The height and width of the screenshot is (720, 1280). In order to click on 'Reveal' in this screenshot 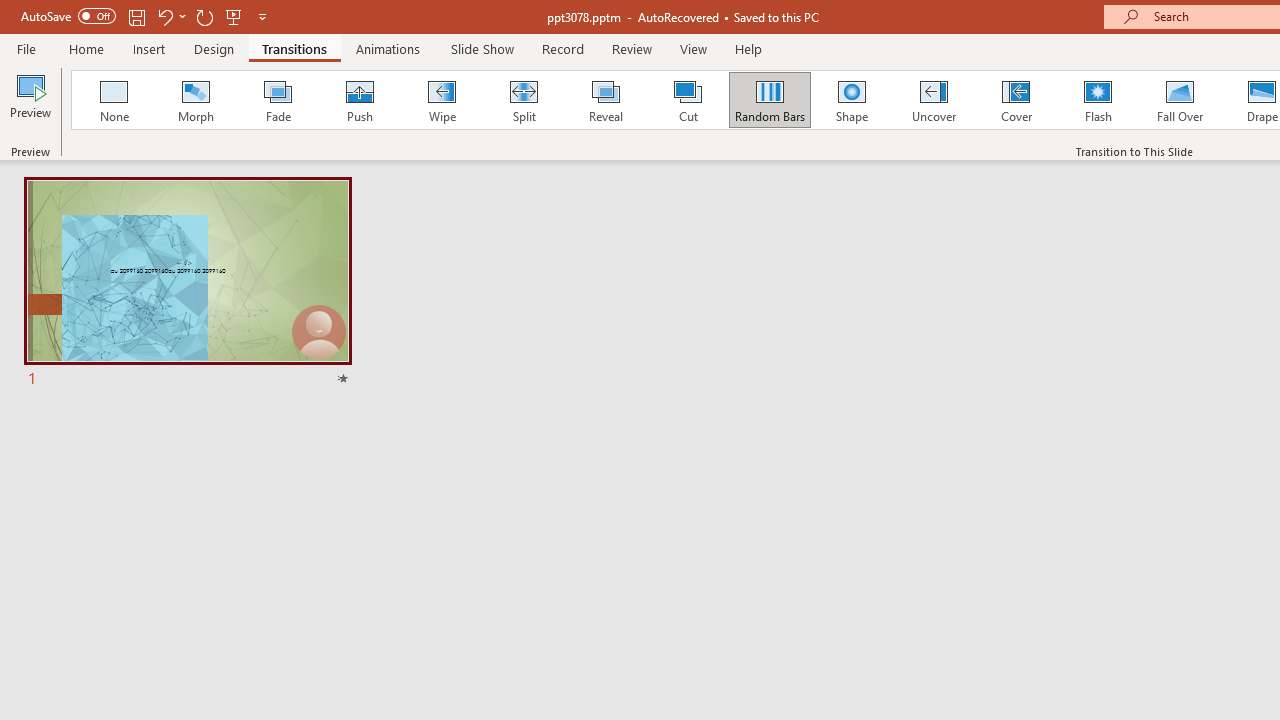, I will do `click(604, 100)`.